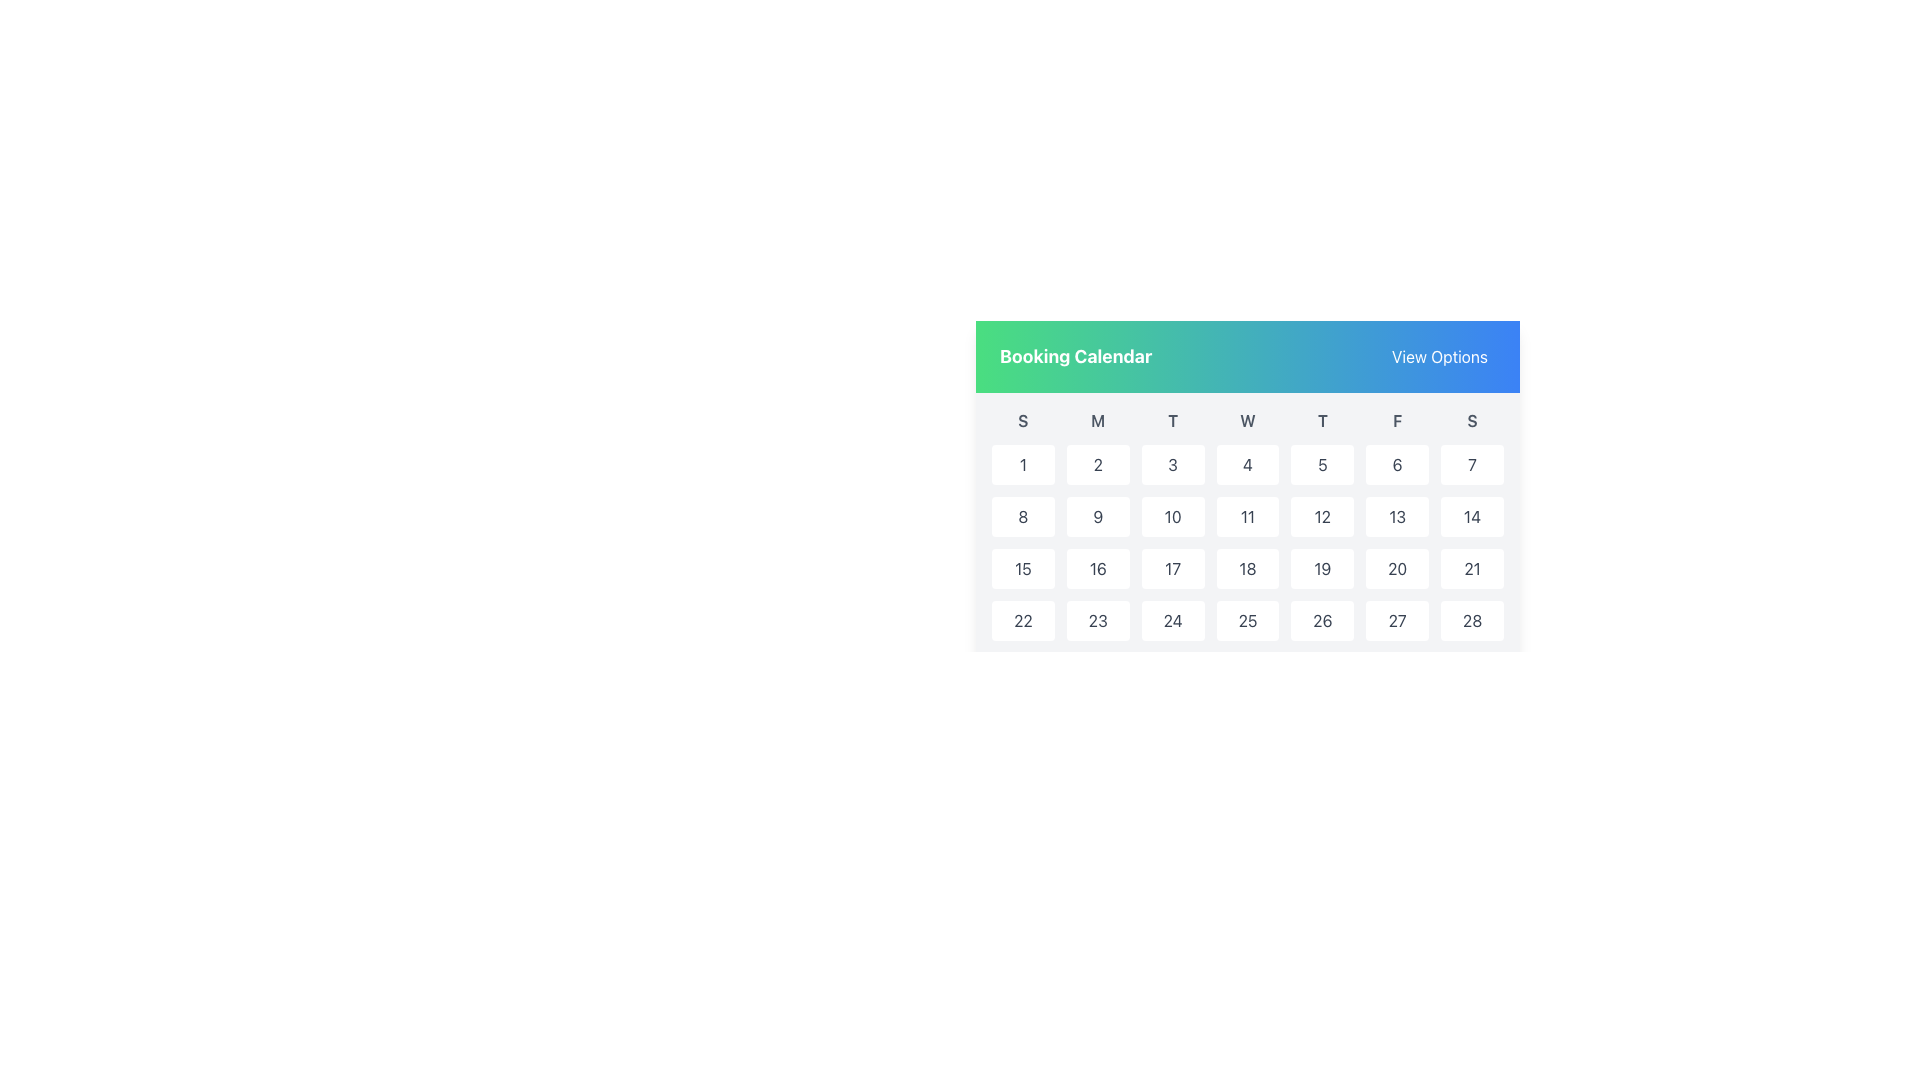 The width and height of the screenshot is (1920, 1080). What do you see at coordinates (1472, 620) in the screenshot?
I see `the numeric text element displaying '28', which is the date indicator for the last day of the week in the calendar grid` at bounding box center [1472, 620].